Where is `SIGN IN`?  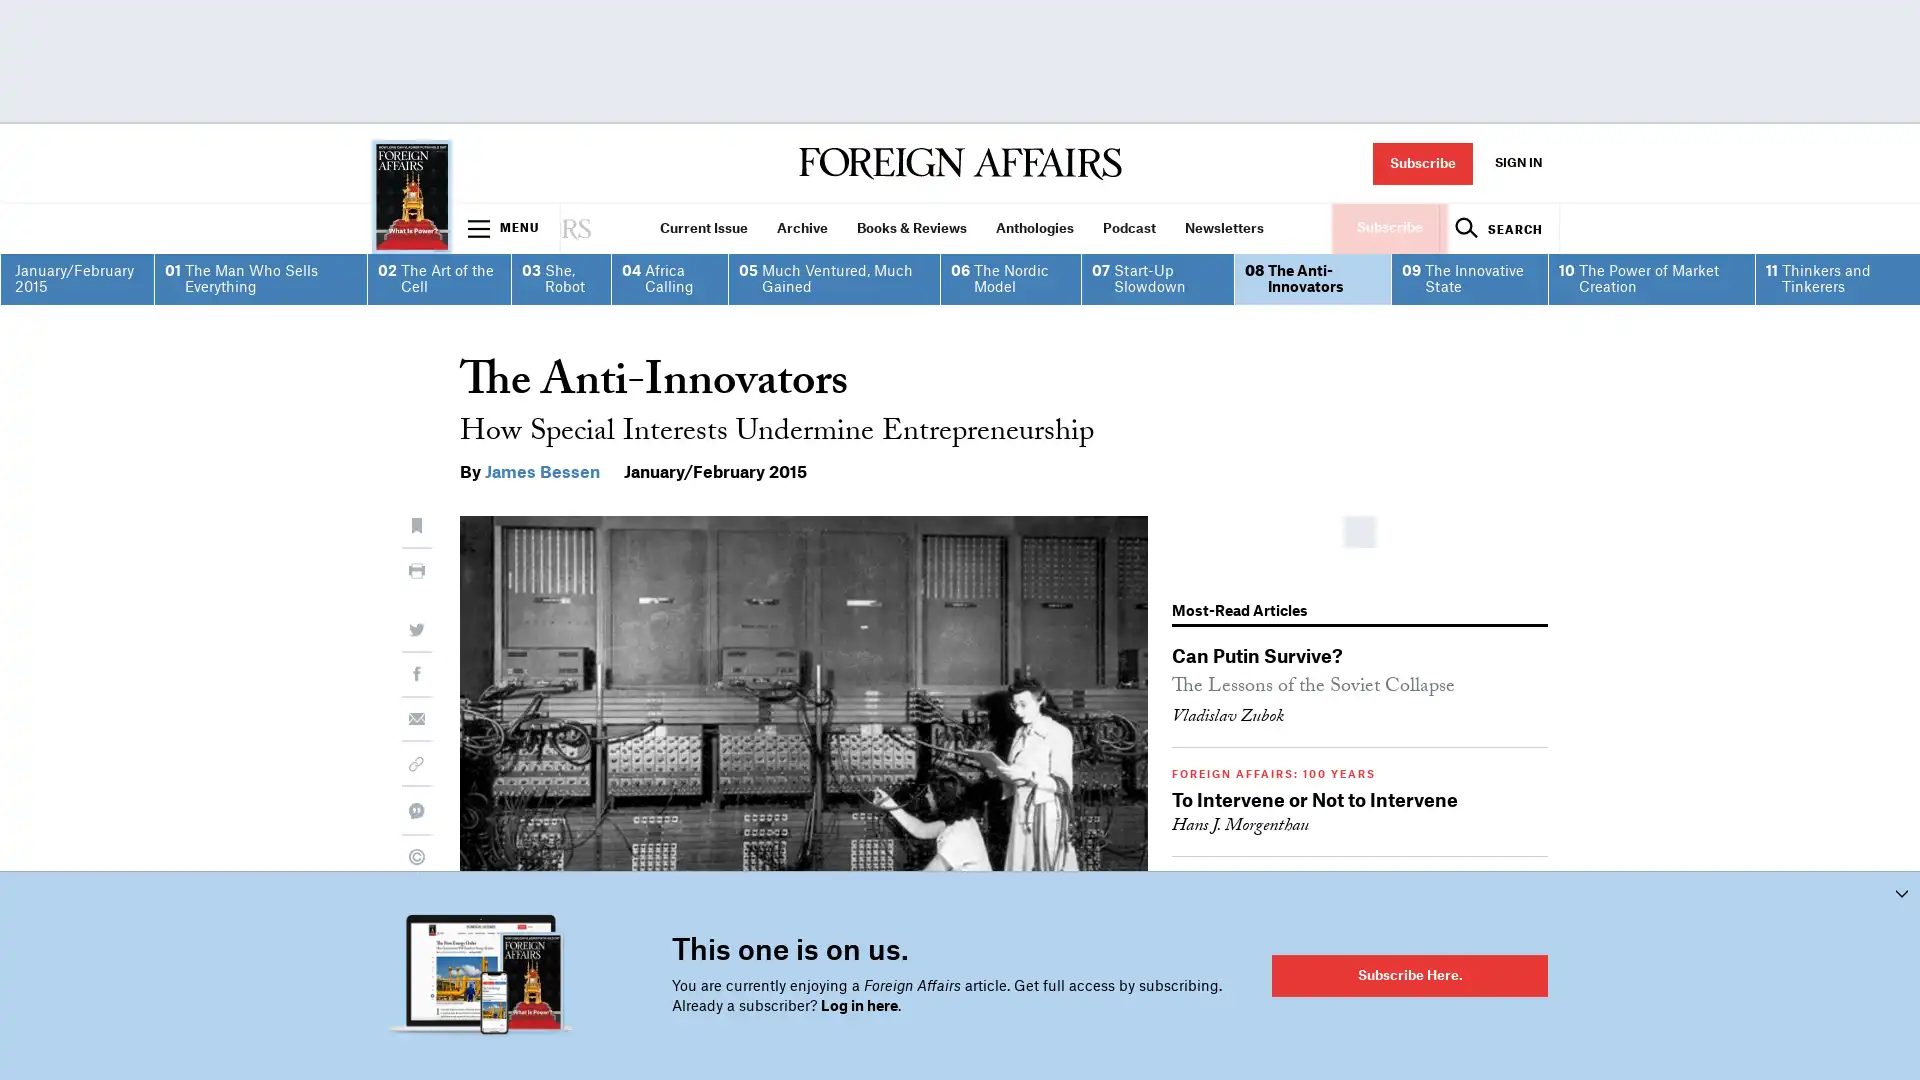
SIGN IN is located at coordinates (1517, 162).